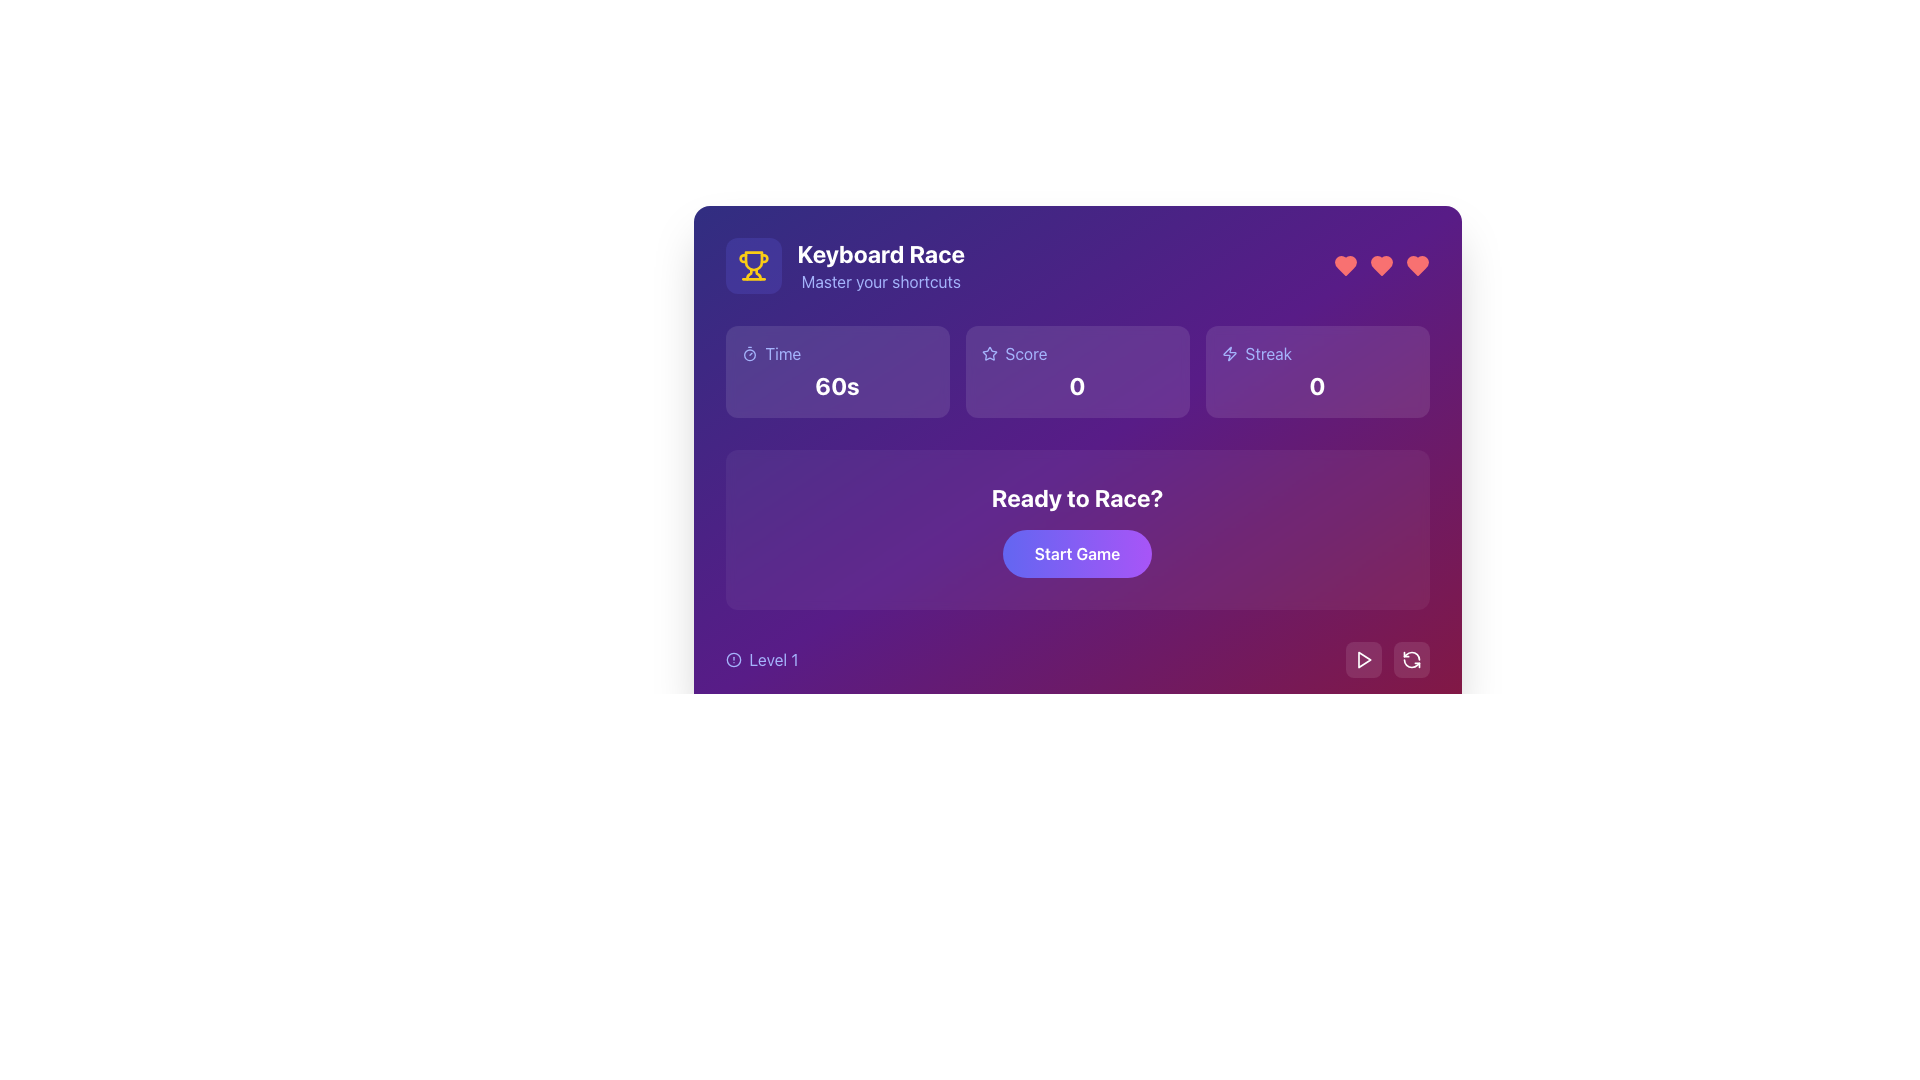 The height and width of the screenshot is (1080, 1920). Describe the element at coordinates (752, 265) in the screenshot. I see `the decorative achievement icon located in the top-left corner of the main card component, adjacent to the 'Keyboard Race' title text` at that location.